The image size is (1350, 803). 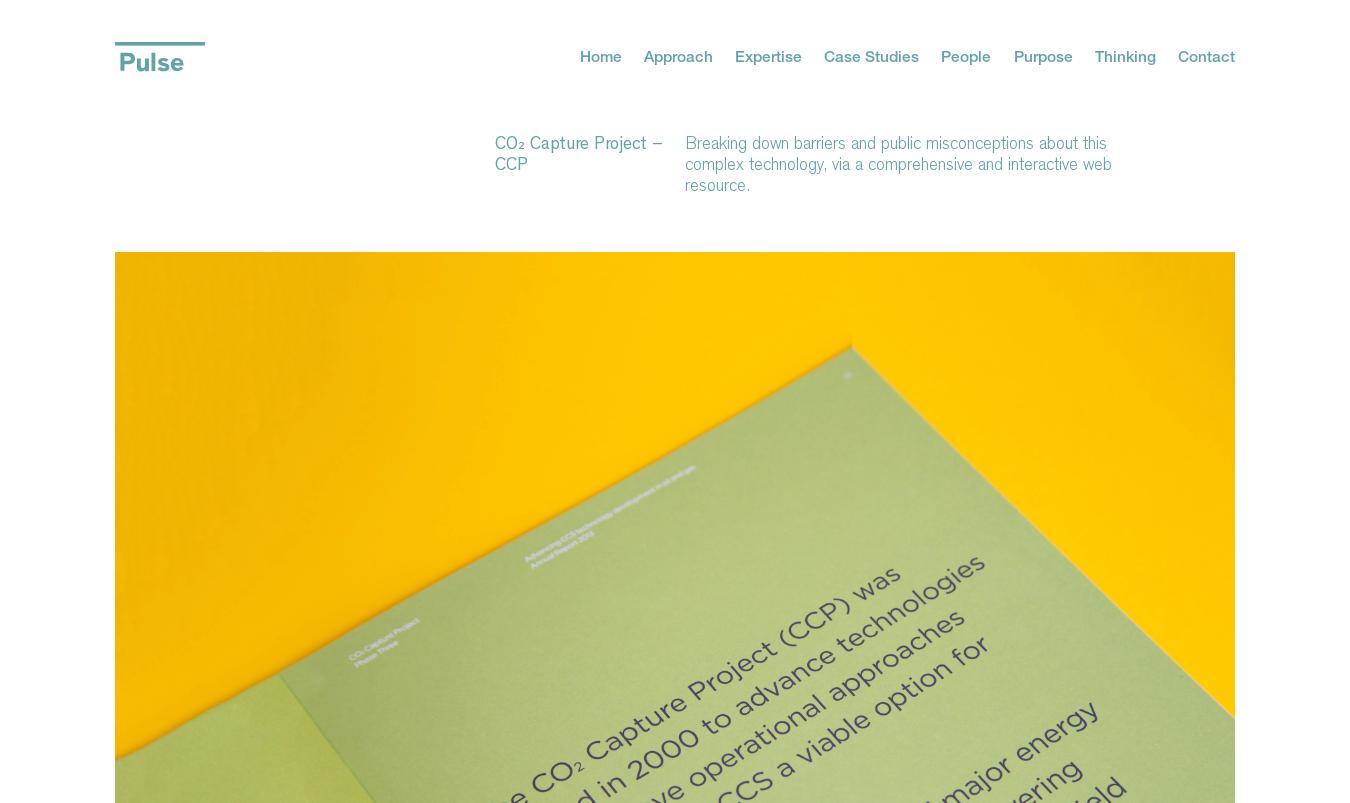 What do you see at coordinates (599, 54) in the screenshot?
I see `'Home'` at bounding box center [599, 54].